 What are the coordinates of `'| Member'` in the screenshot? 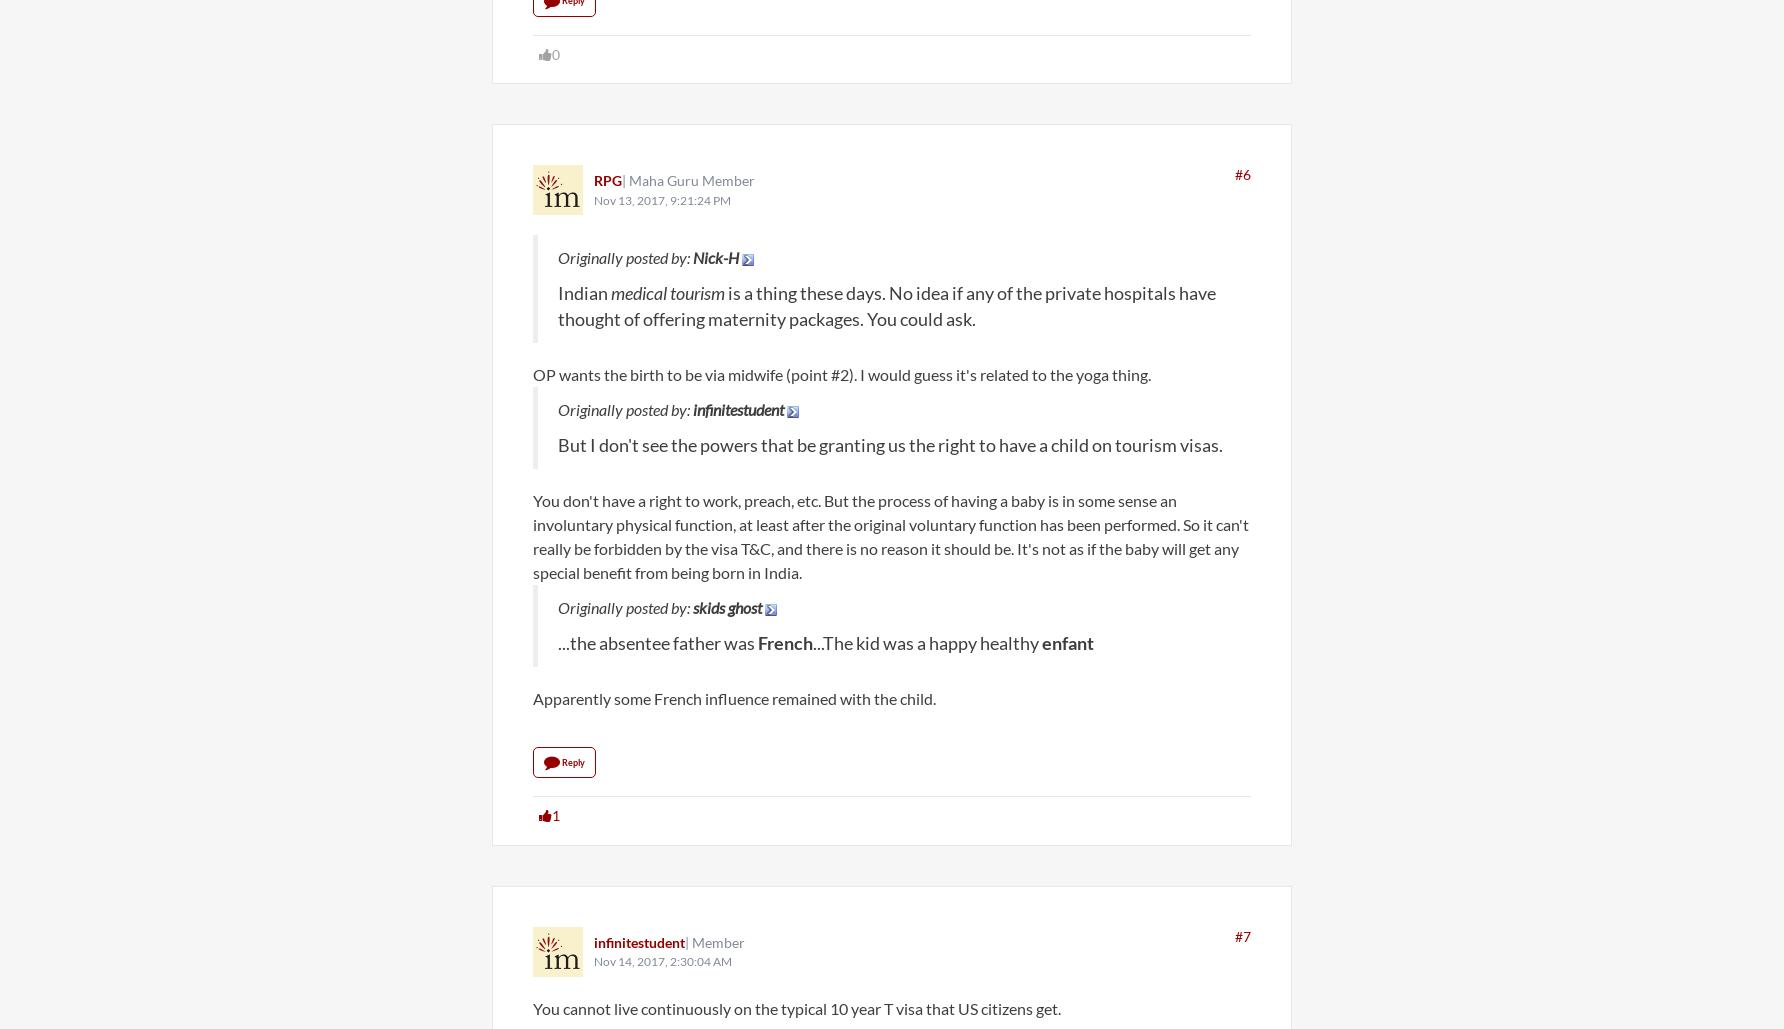 It's located at (715, 941).